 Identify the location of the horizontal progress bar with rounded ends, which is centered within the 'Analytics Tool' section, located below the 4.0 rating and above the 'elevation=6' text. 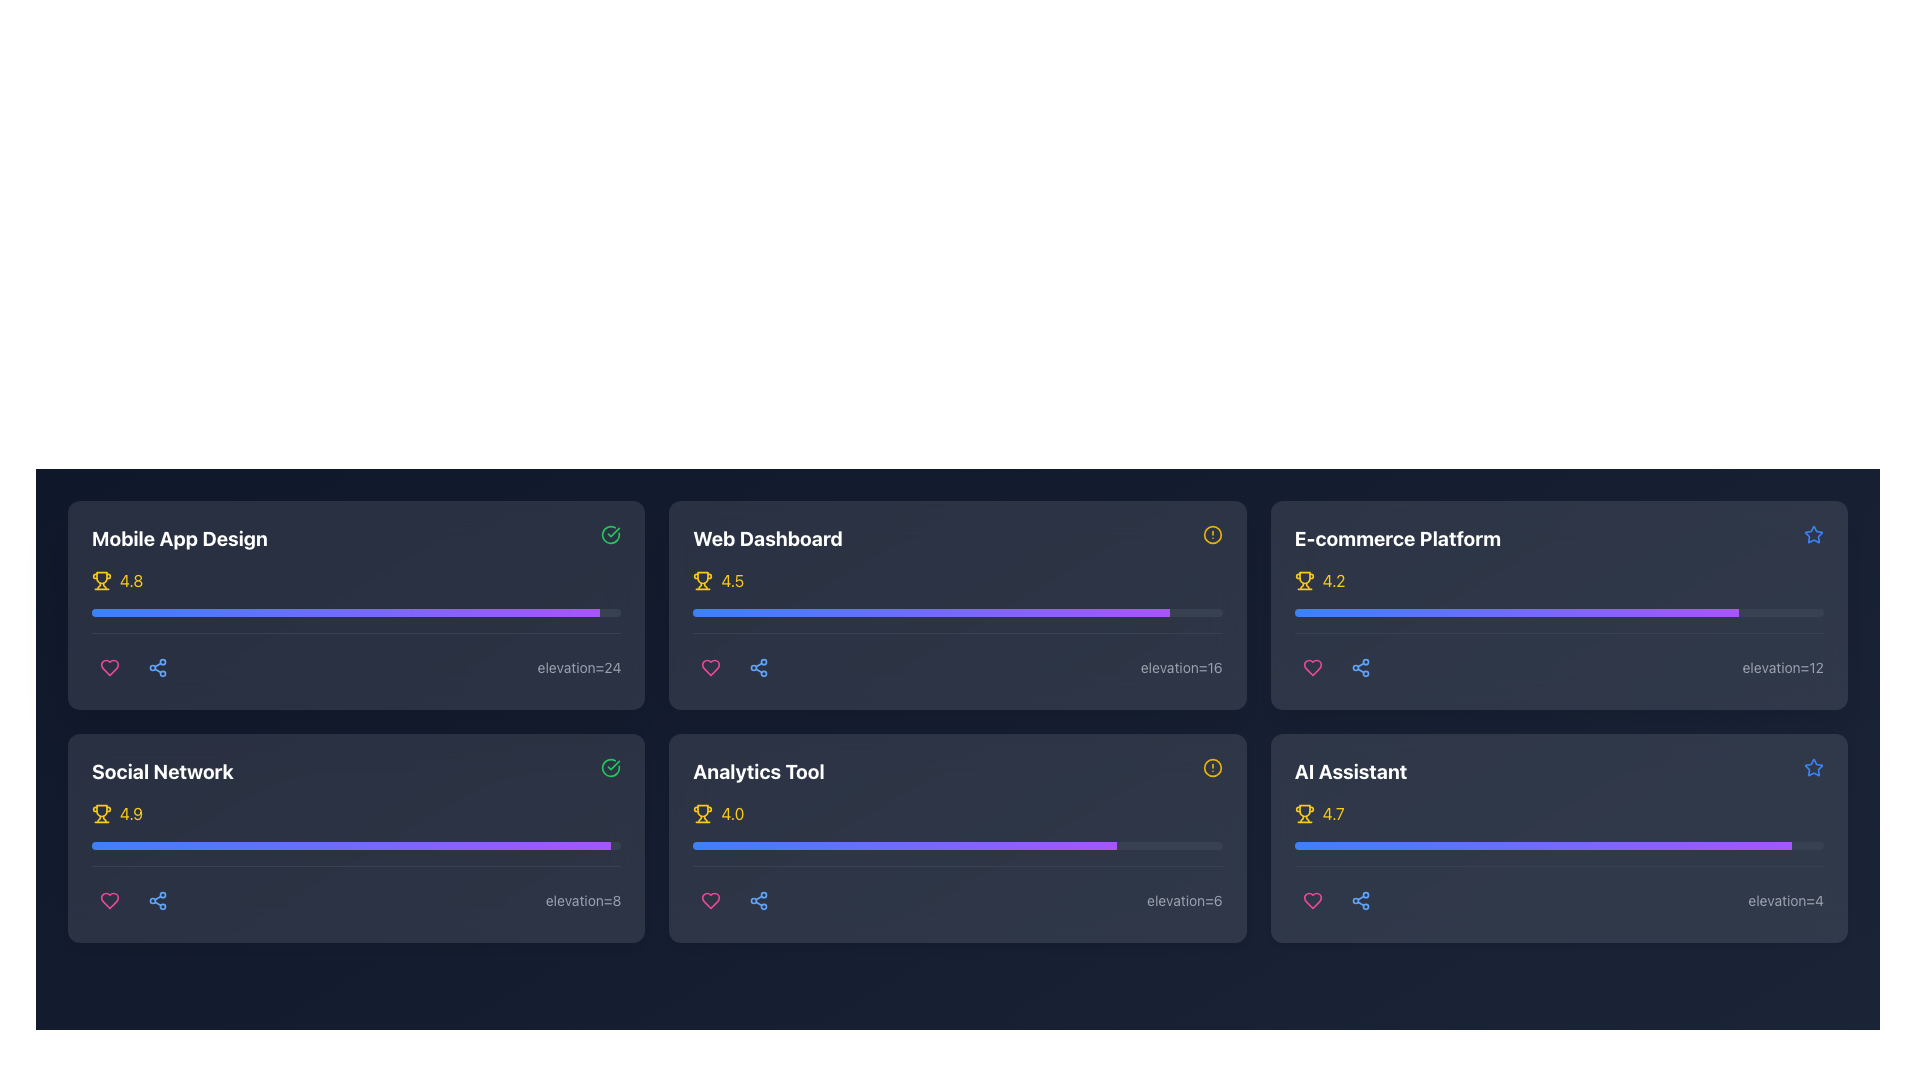
(957, 845).